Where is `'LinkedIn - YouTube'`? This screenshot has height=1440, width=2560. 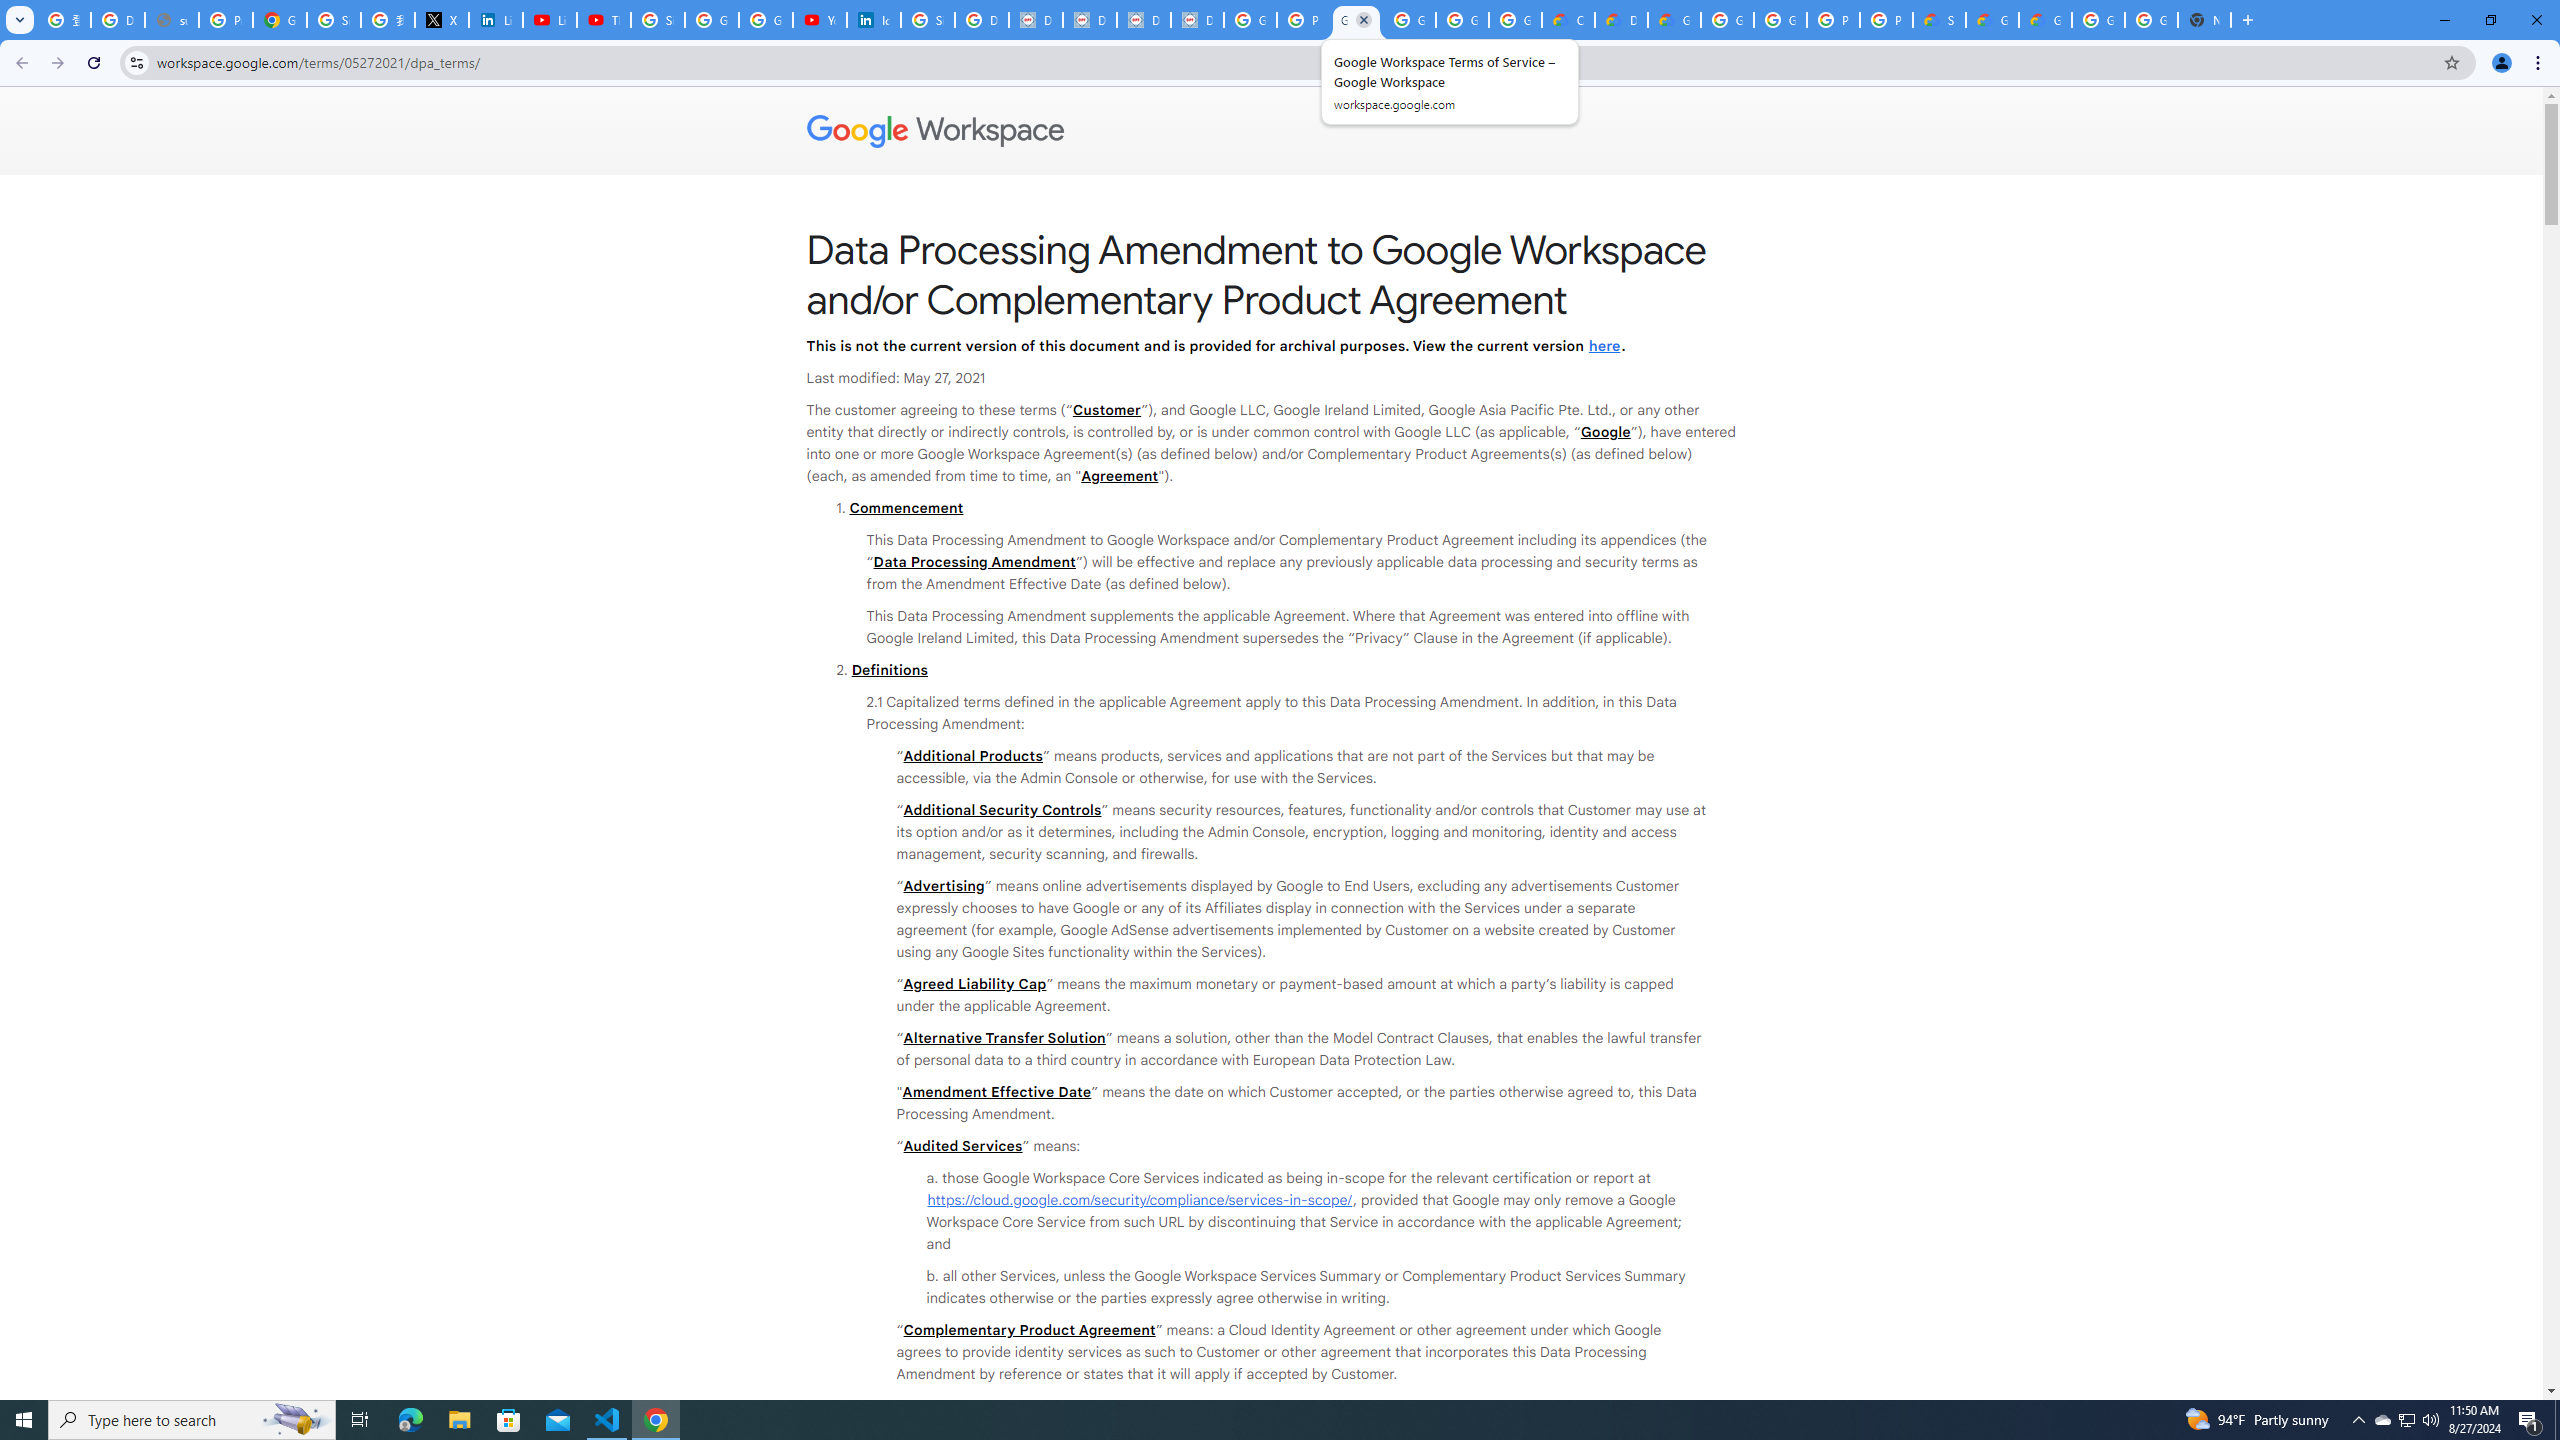 'LinkedIn - YouTube' is located at coordinates (550, 19).